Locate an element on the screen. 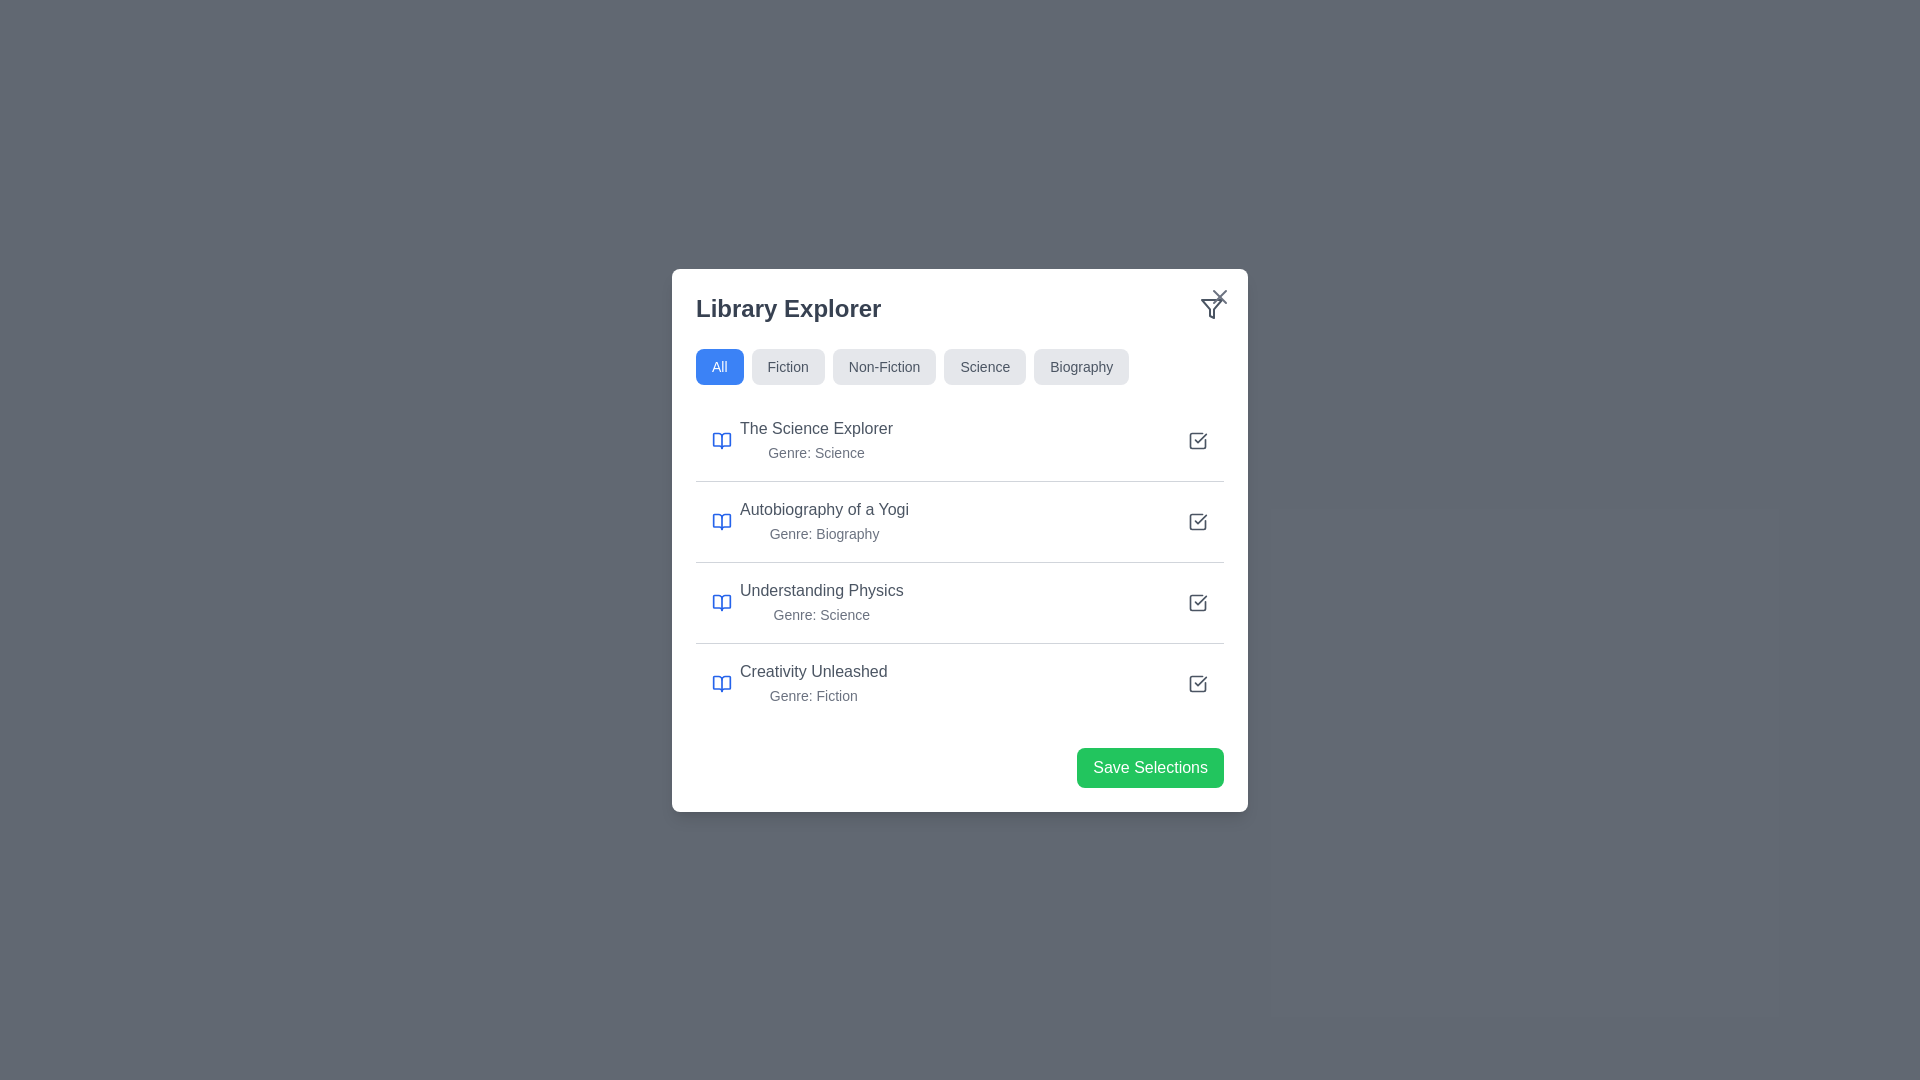  the filter button for the 'Science' category, which is the fourth item in the horizontal tab list below 'Library Explorer' is located at coordinates (985, 366).